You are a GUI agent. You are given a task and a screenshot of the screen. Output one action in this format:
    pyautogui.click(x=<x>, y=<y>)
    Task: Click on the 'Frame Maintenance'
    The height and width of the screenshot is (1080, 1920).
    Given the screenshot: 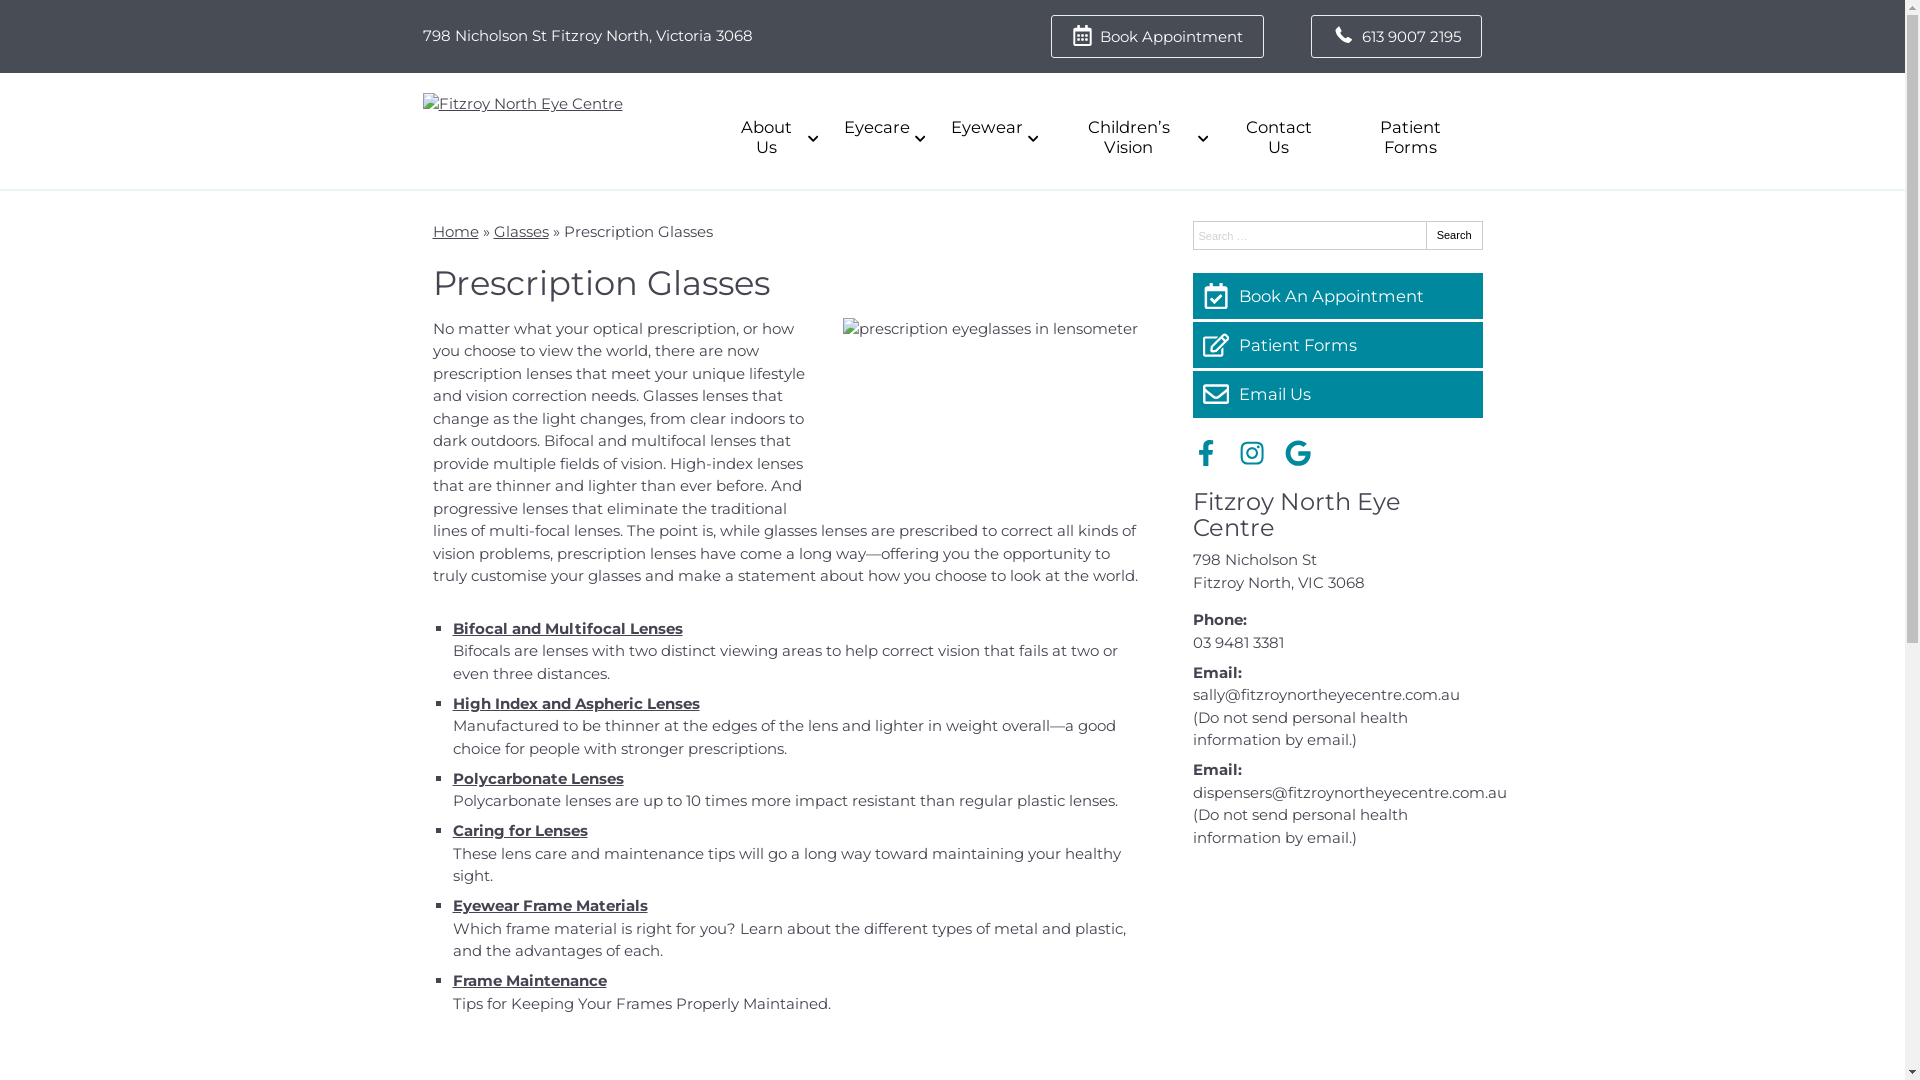 What is the action you would take?
    pyautogui.click(x=528, y=979)
    